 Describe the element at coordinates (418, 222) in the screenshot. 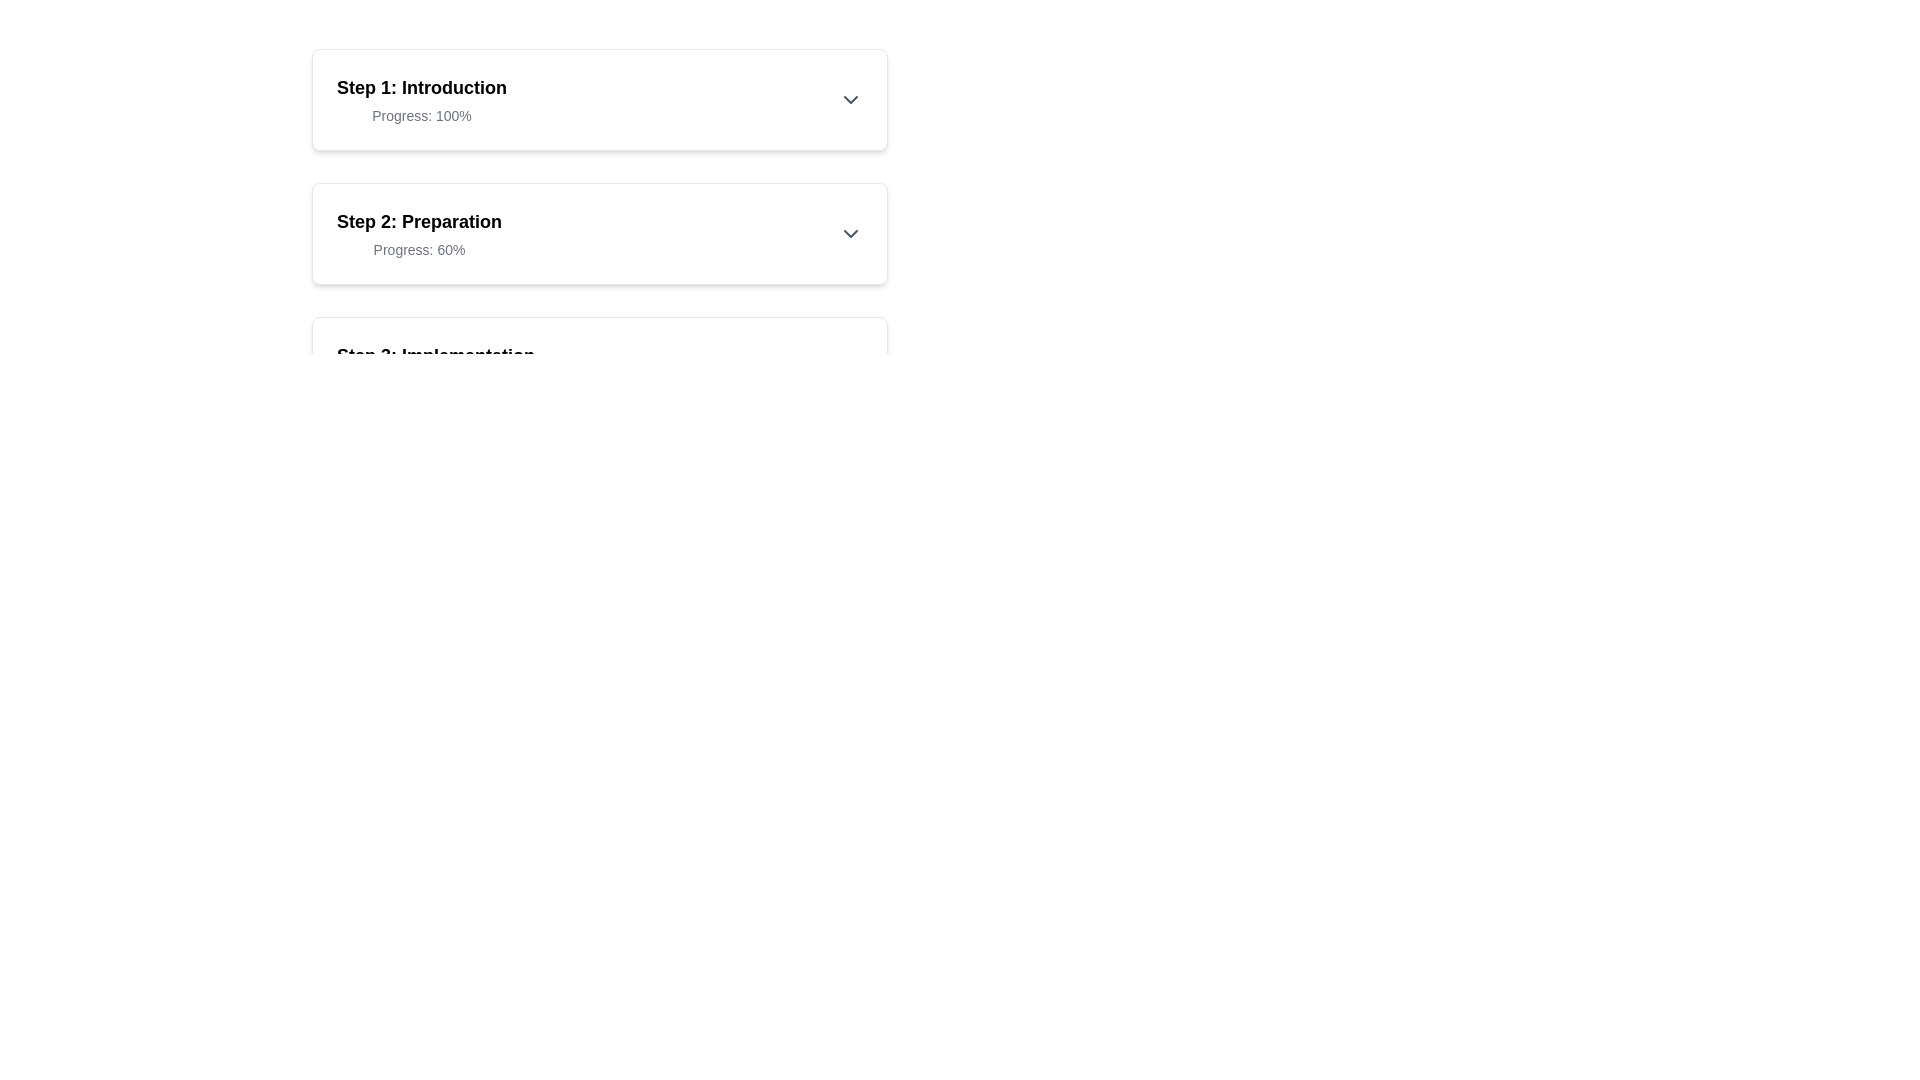

I see `the text label that serves as a title for the second step in a sequence, located above the progress text 'Progress: 60%'` at that location.